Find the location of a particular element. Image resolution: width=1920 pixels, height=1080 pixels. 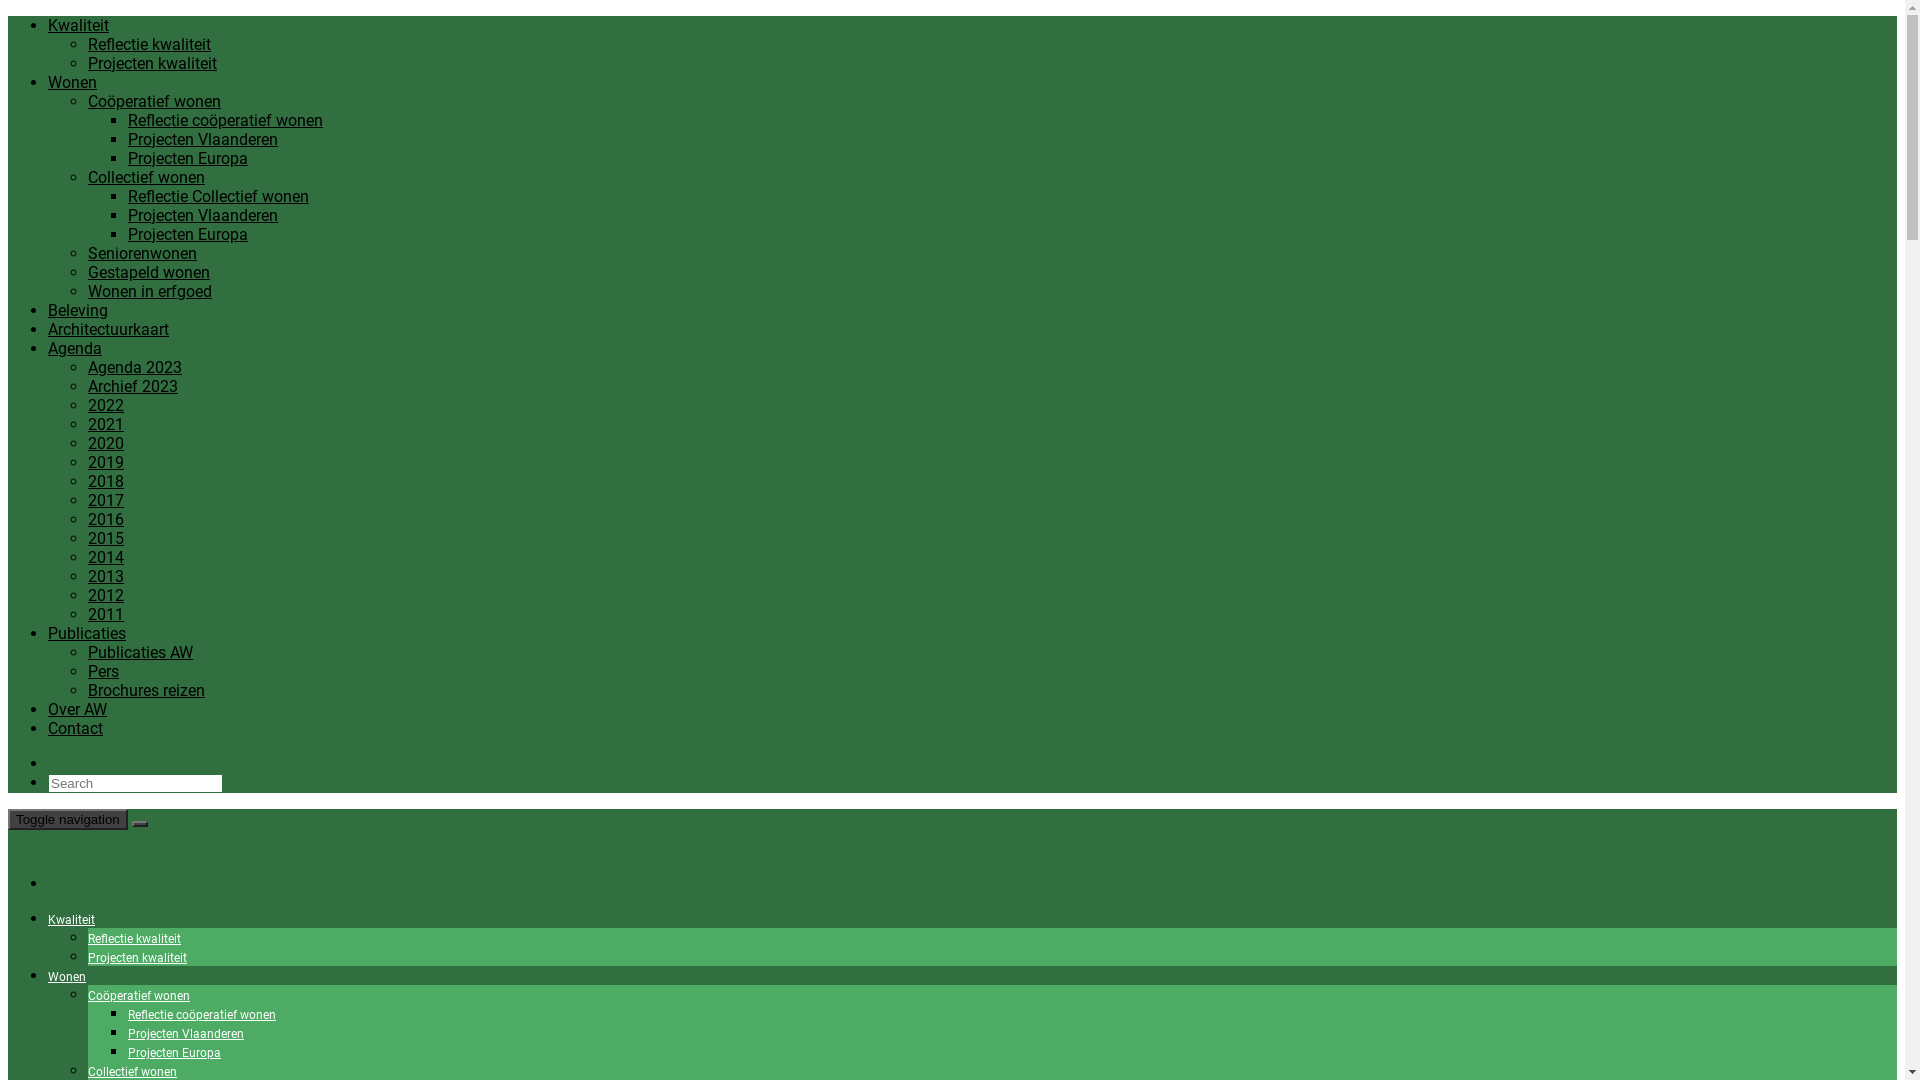

'Agenda 2023' is located at coordinates (86, 367).